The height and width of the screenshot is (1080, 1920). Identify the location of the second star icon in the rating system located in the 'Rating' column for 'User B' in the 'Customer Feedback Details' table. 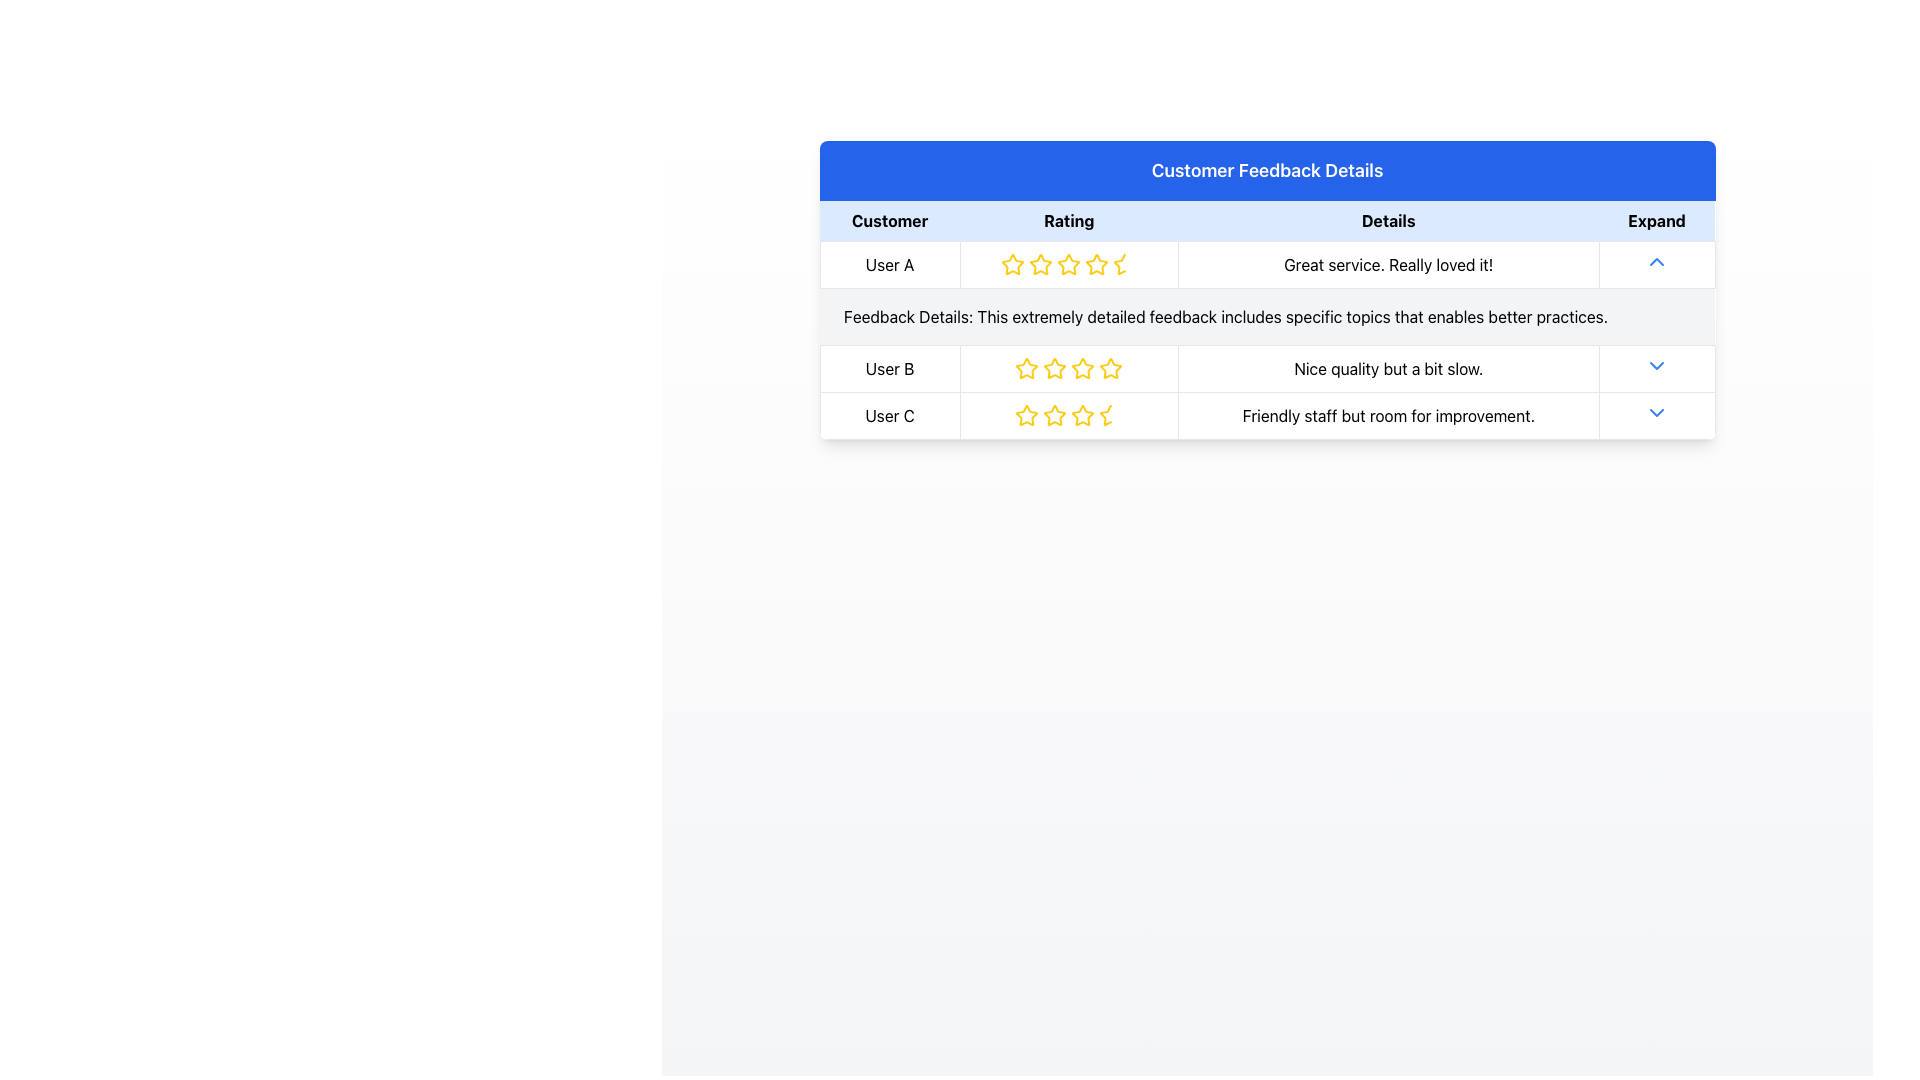
(1054, 368).